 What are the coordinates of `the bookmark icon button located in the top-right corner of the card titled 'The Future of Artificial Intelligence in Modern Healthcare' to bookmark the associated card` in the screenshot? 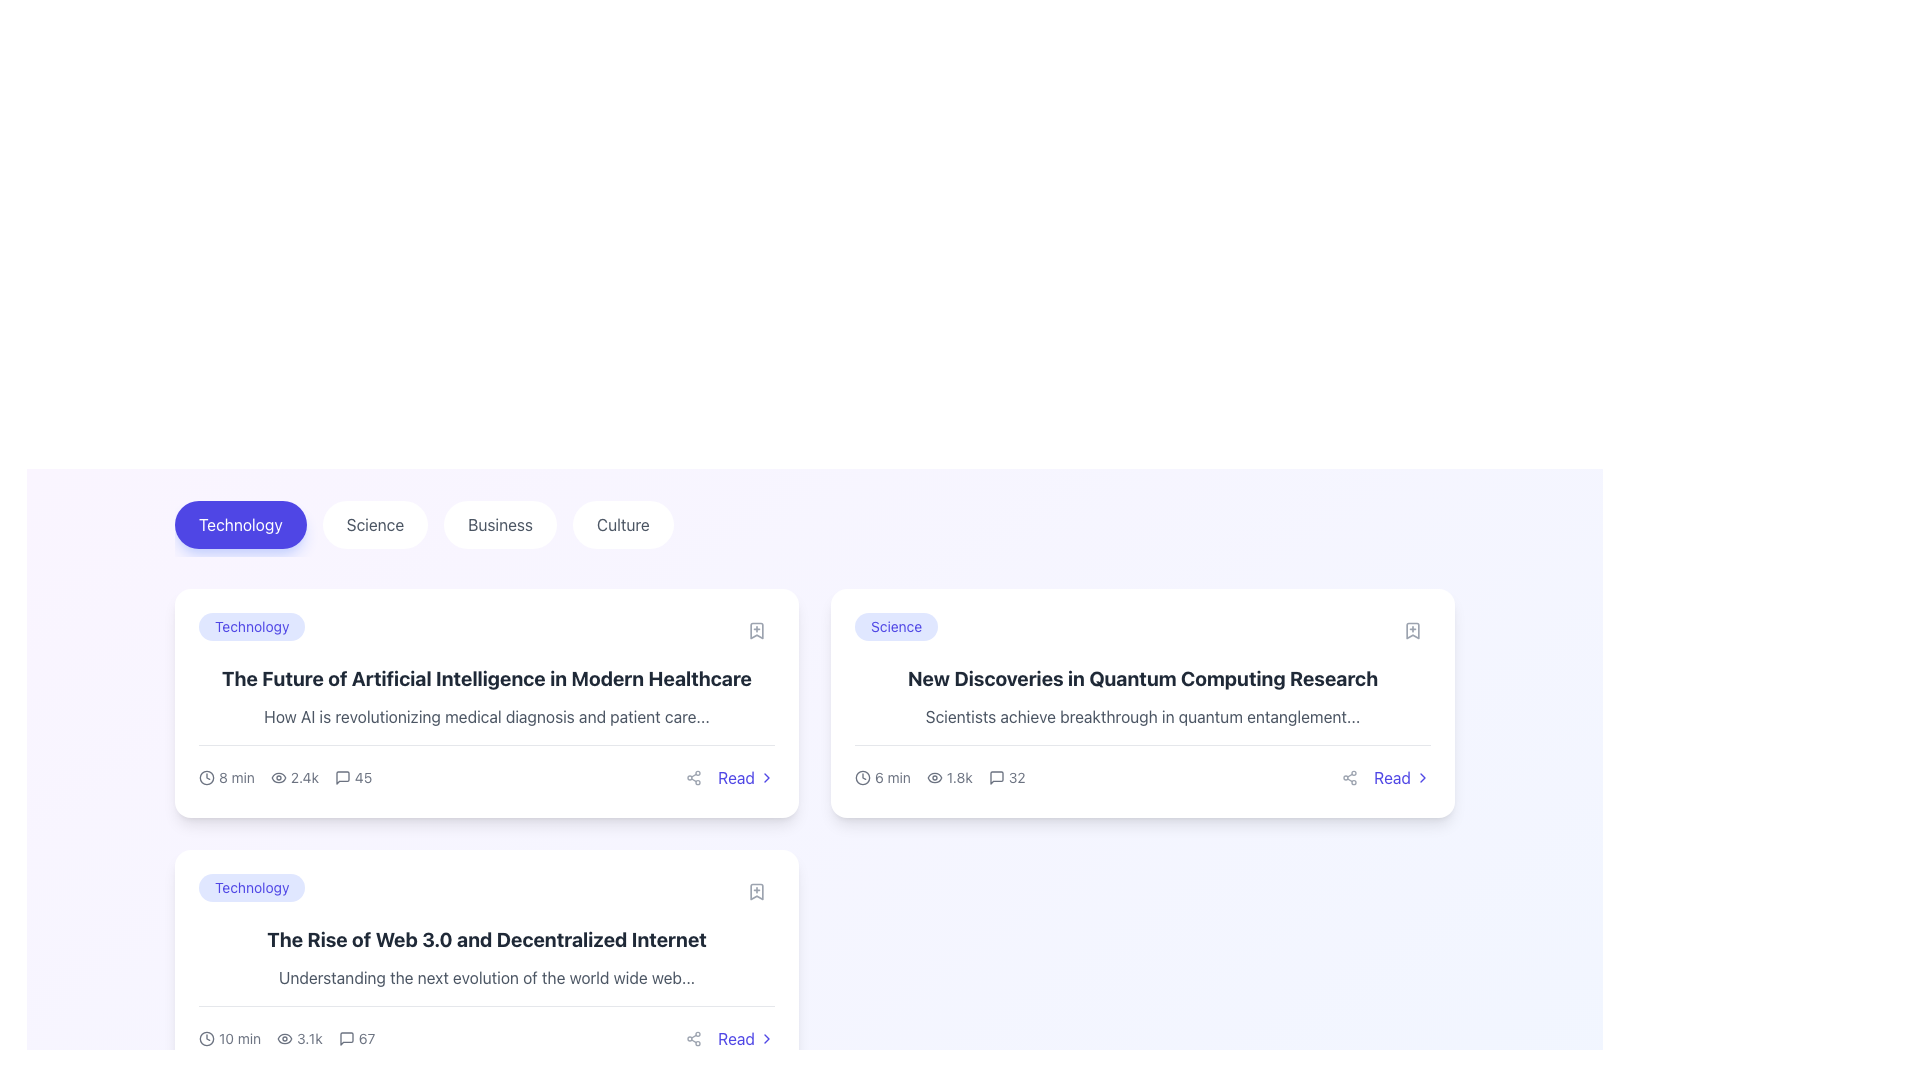 It's located at (756, 631).